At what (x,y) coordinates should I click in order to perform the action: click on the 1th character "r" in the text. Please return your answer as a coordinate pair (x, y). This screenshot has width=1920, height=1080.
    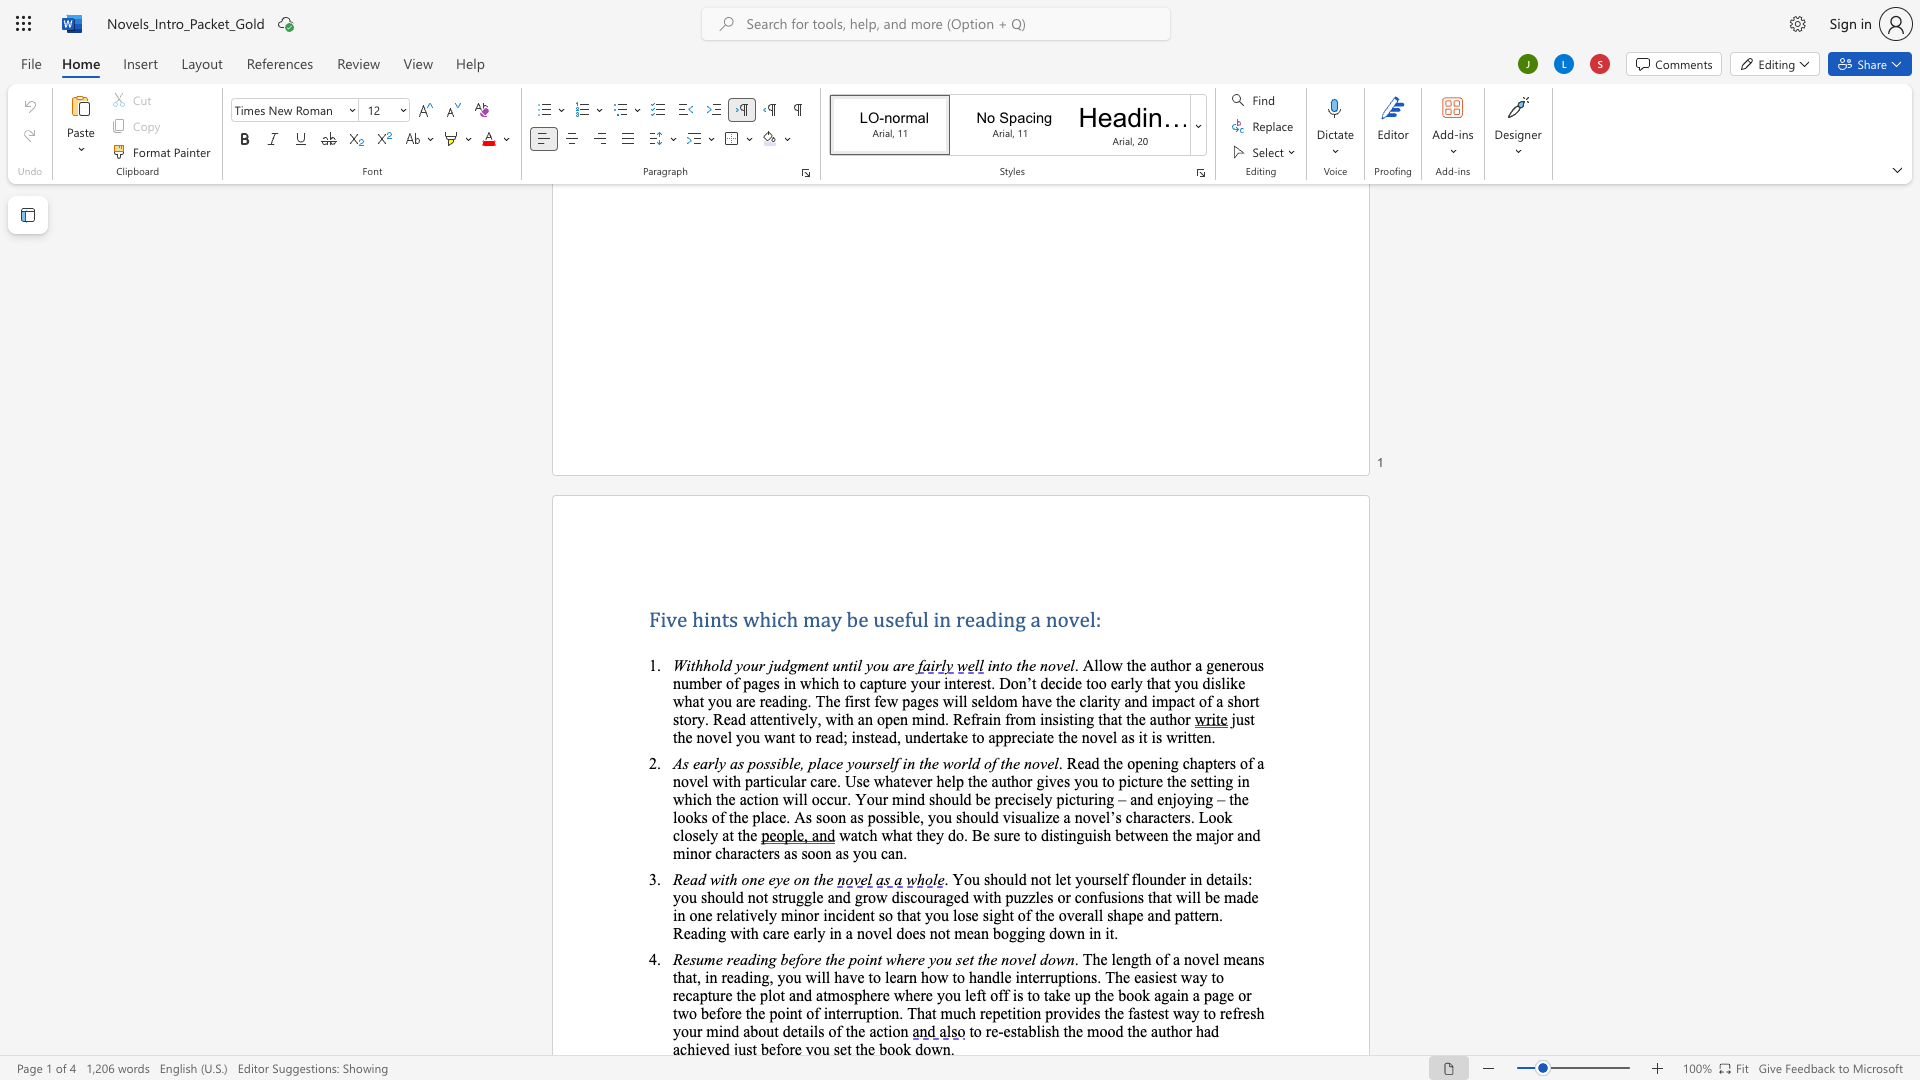
    Looking at the image, I should click on (960, 618).